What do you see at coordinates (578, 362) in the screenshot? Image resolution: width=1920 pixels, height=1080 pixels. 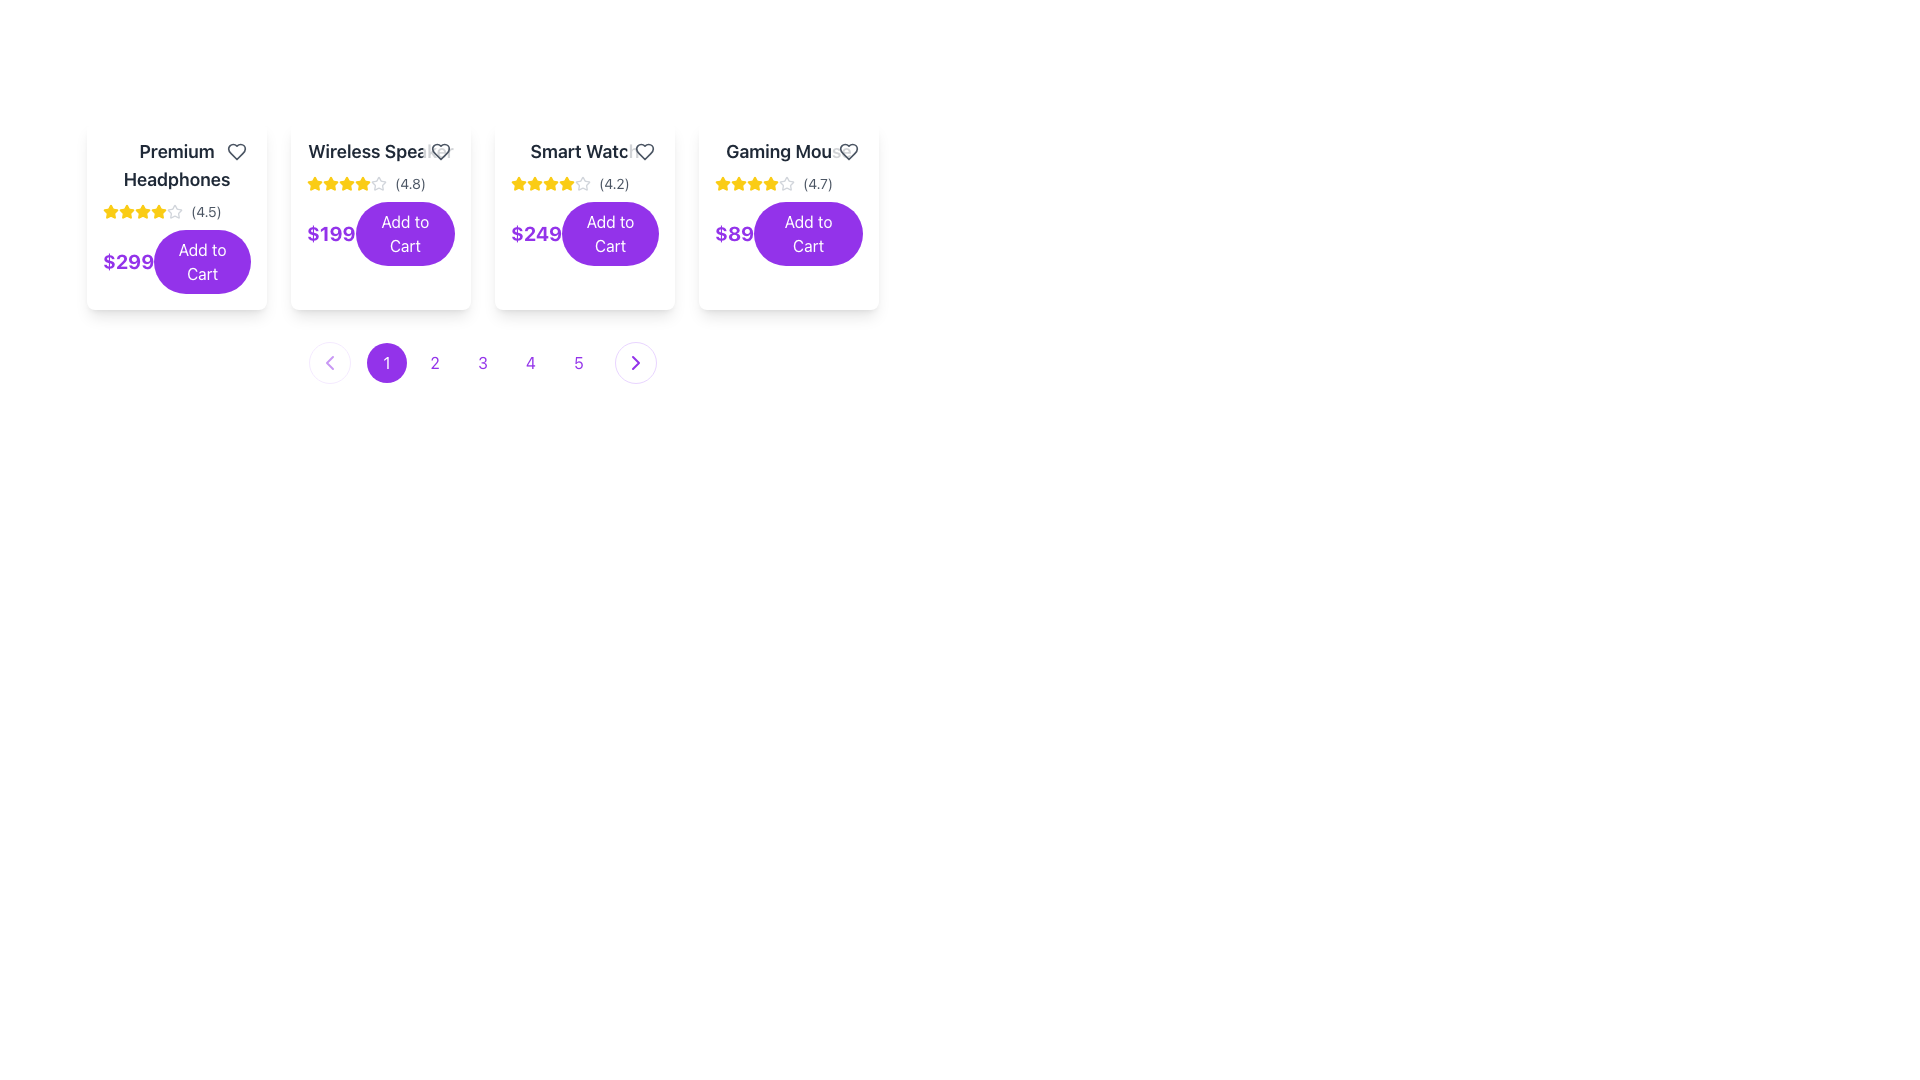 I see `the fifth pagination button, which allows users to navigate to the fifth page of content` at bounding box center [578, 362].